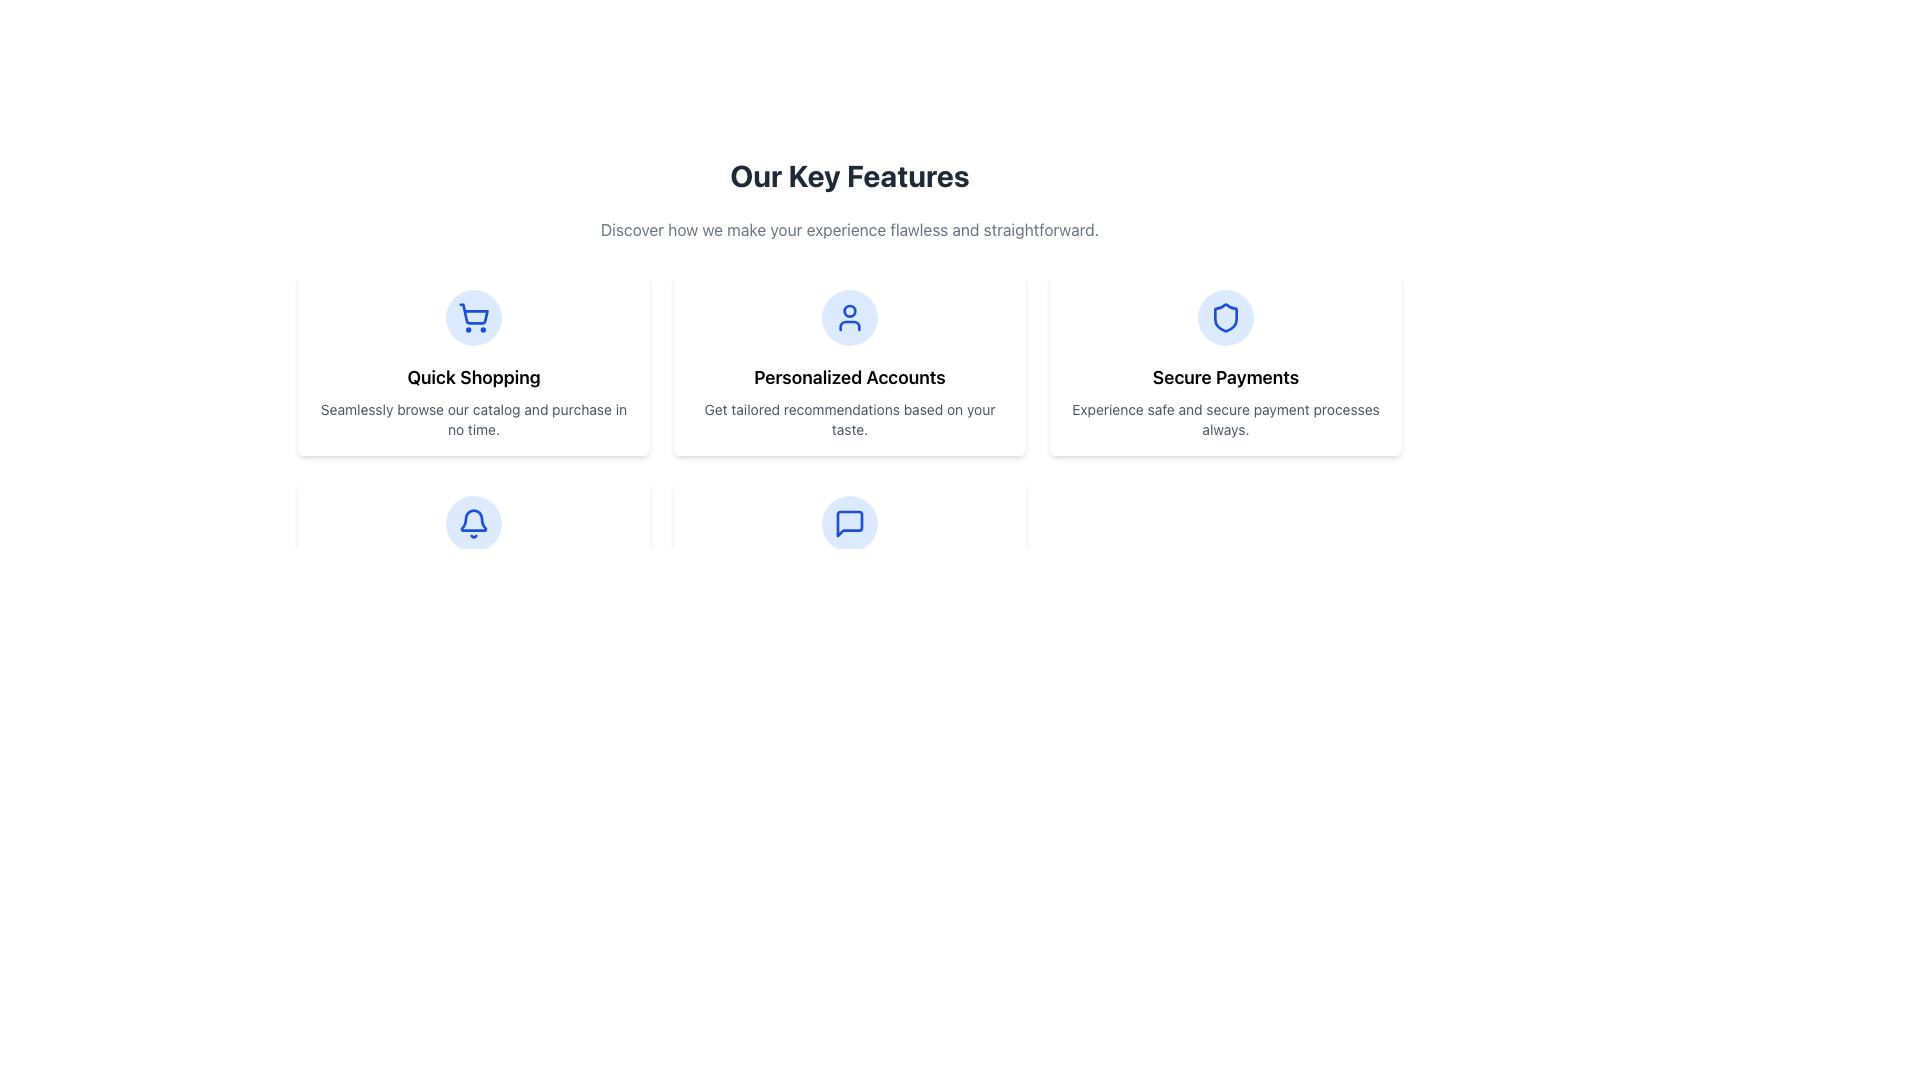 Image resolution: width=1920 pixels, height=1080 pixels. Describe the element at coordinates (1224, 316) in the screenshot. I see `the shield icon representing 'Secure Payments' in the feature card layout, located at the top-center of the card` at that location.